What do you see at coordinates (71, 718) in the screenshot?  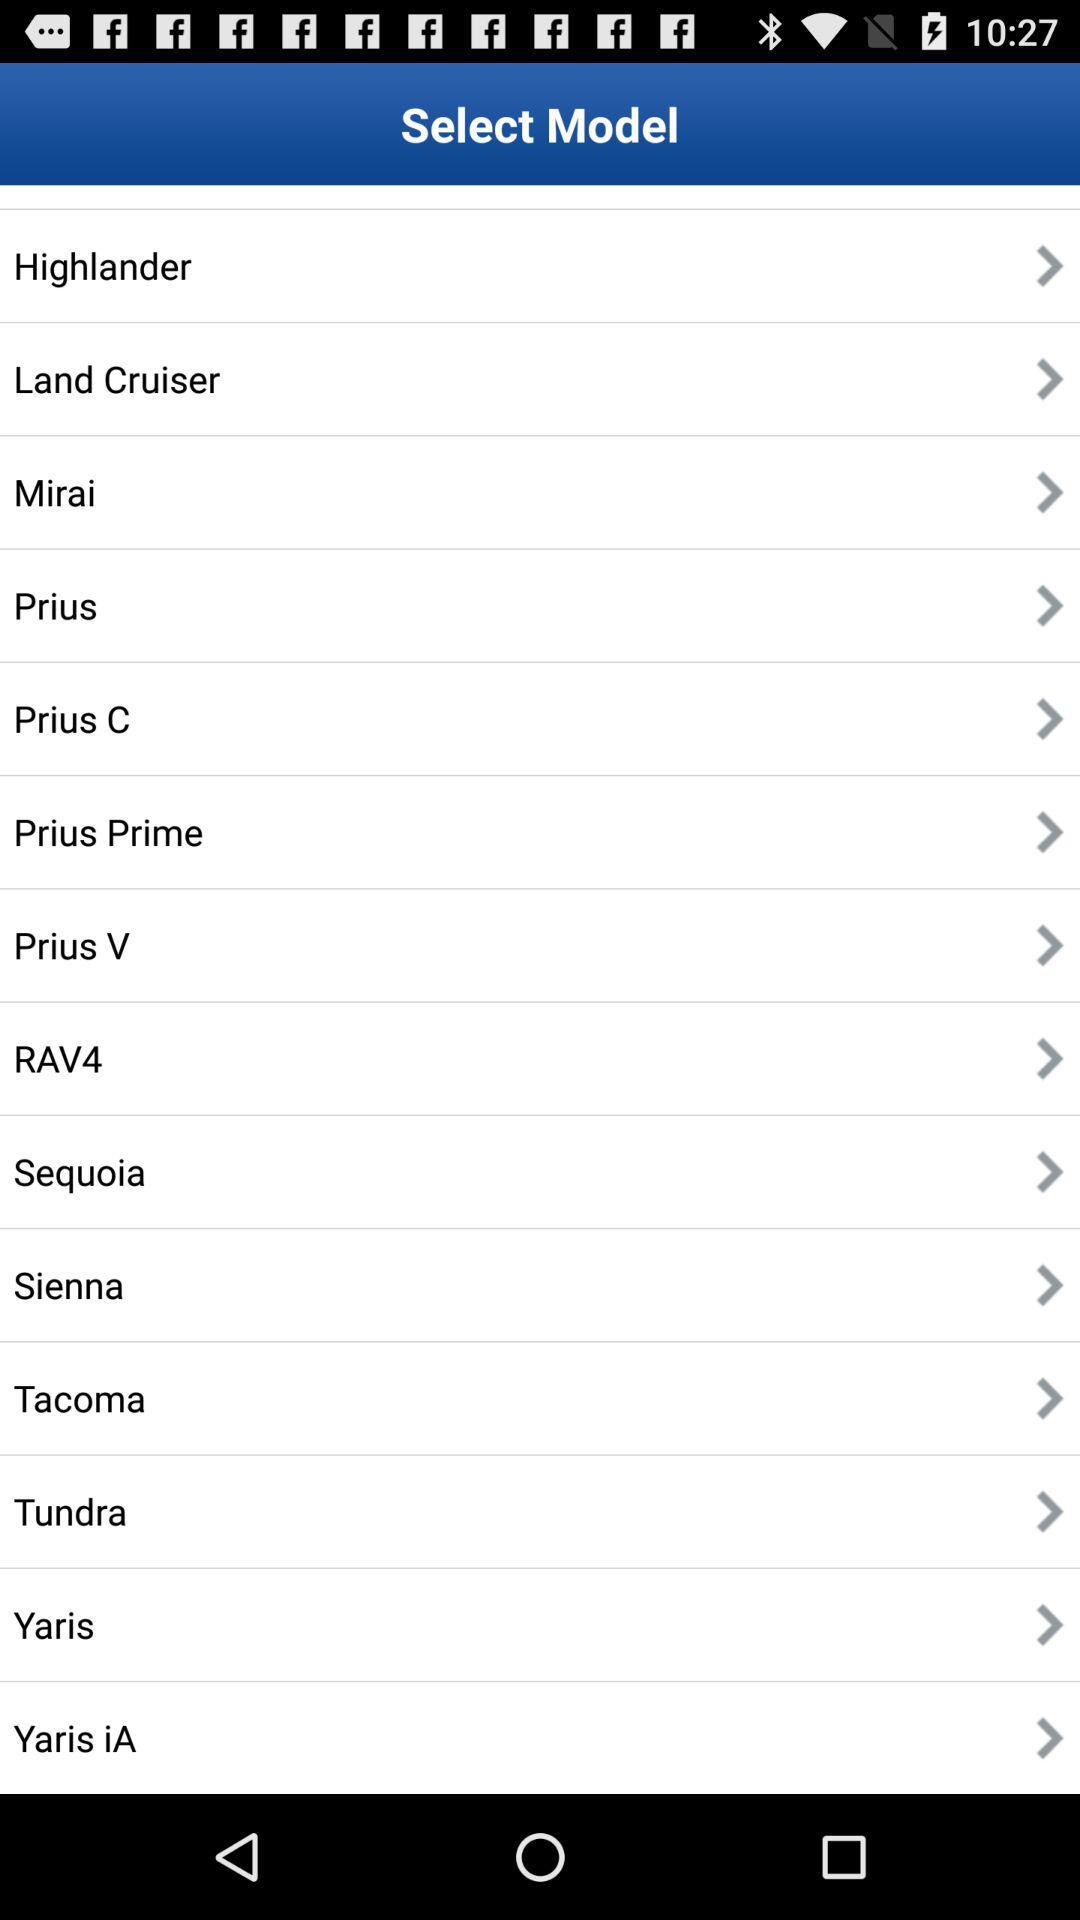 I see `the item above the prius prime` at bounding box center [71, 718].